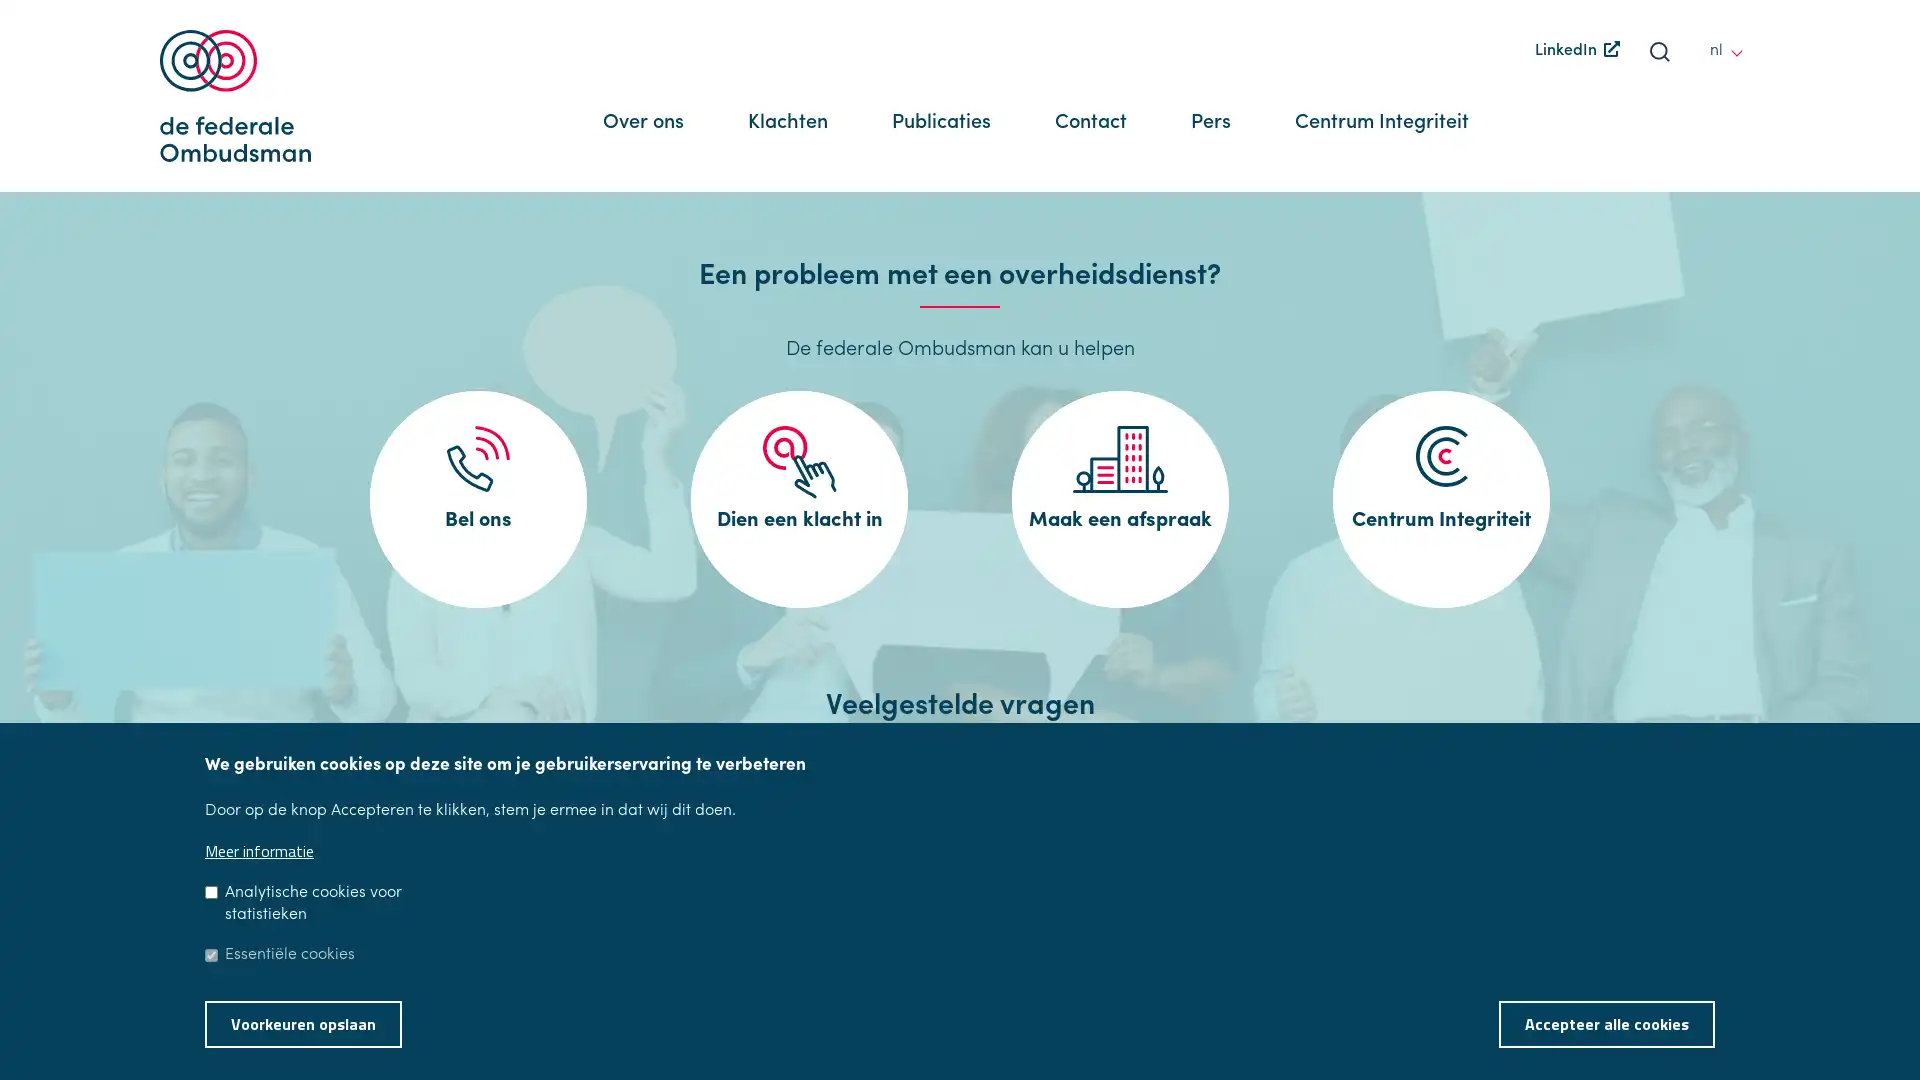 The height and width of the screenshot is (1080, 1920). I want to click on Accepteer alle cookies, so click(1607, 1023).